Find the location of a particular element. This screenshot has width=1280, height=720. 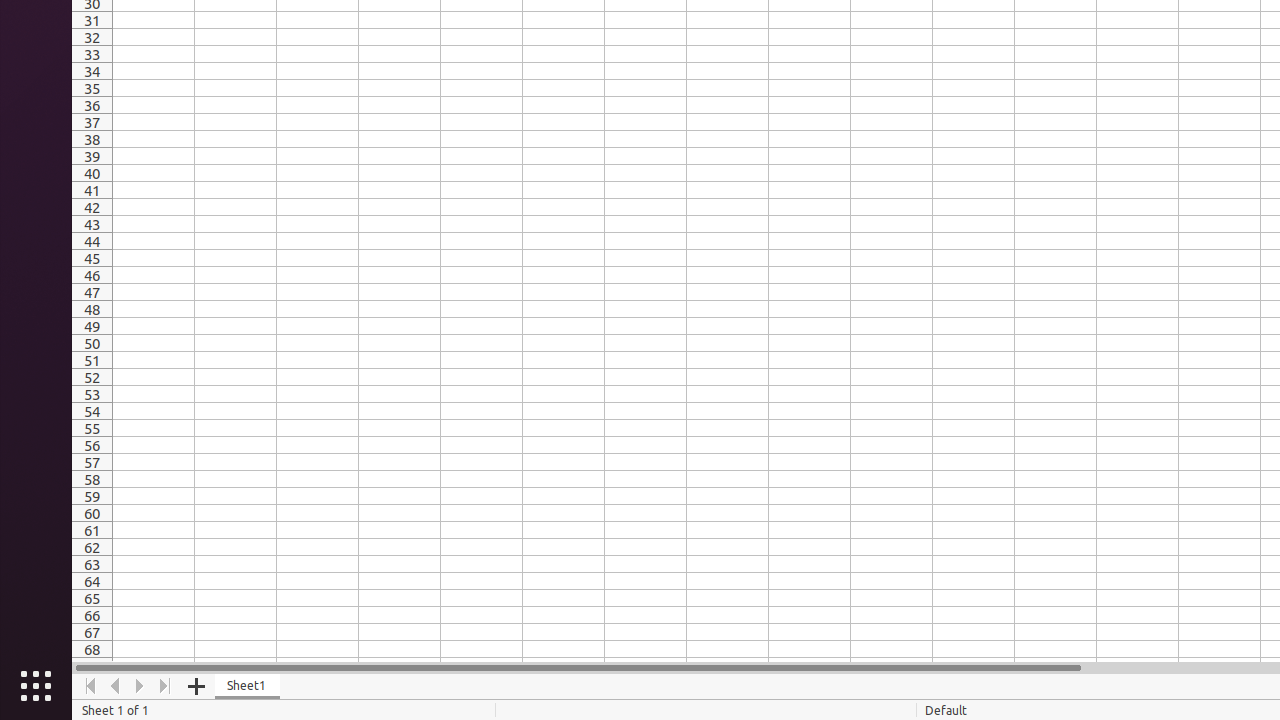

'Move Left' is located at coordinates (114, 685).